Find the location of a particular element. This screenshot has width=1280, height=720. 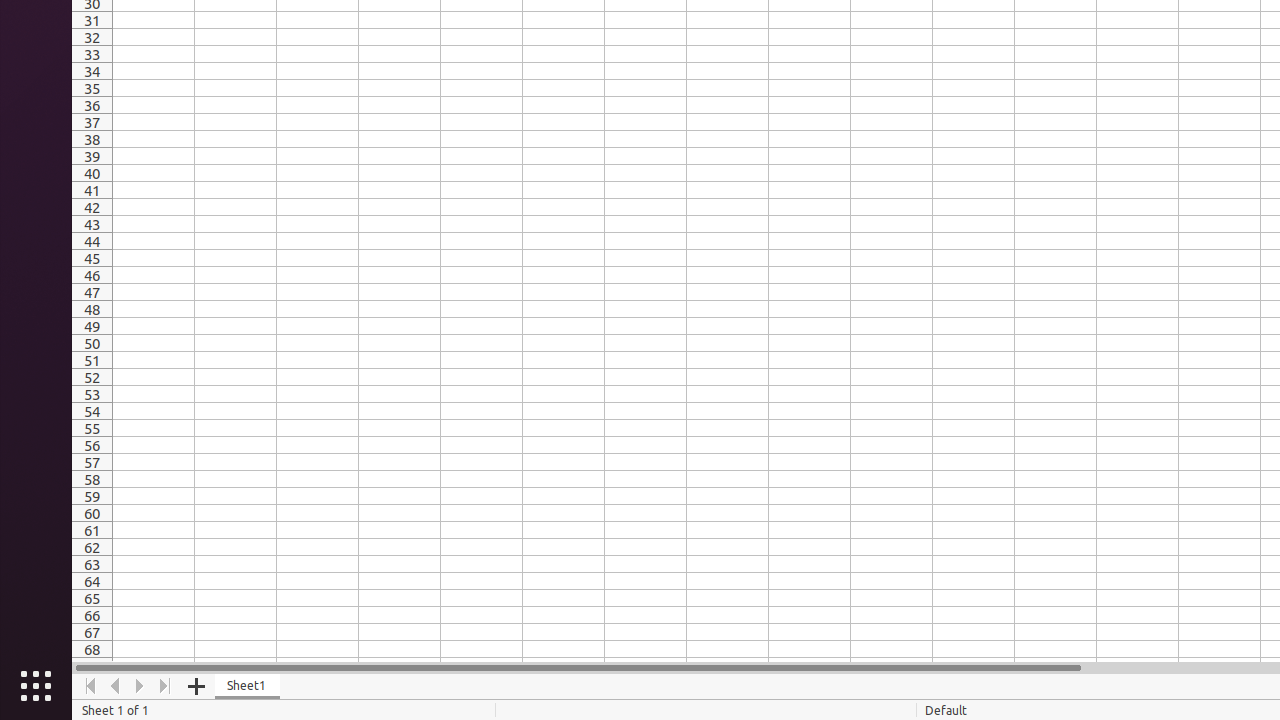

'Move Left' is located at coordinates (114, 685).